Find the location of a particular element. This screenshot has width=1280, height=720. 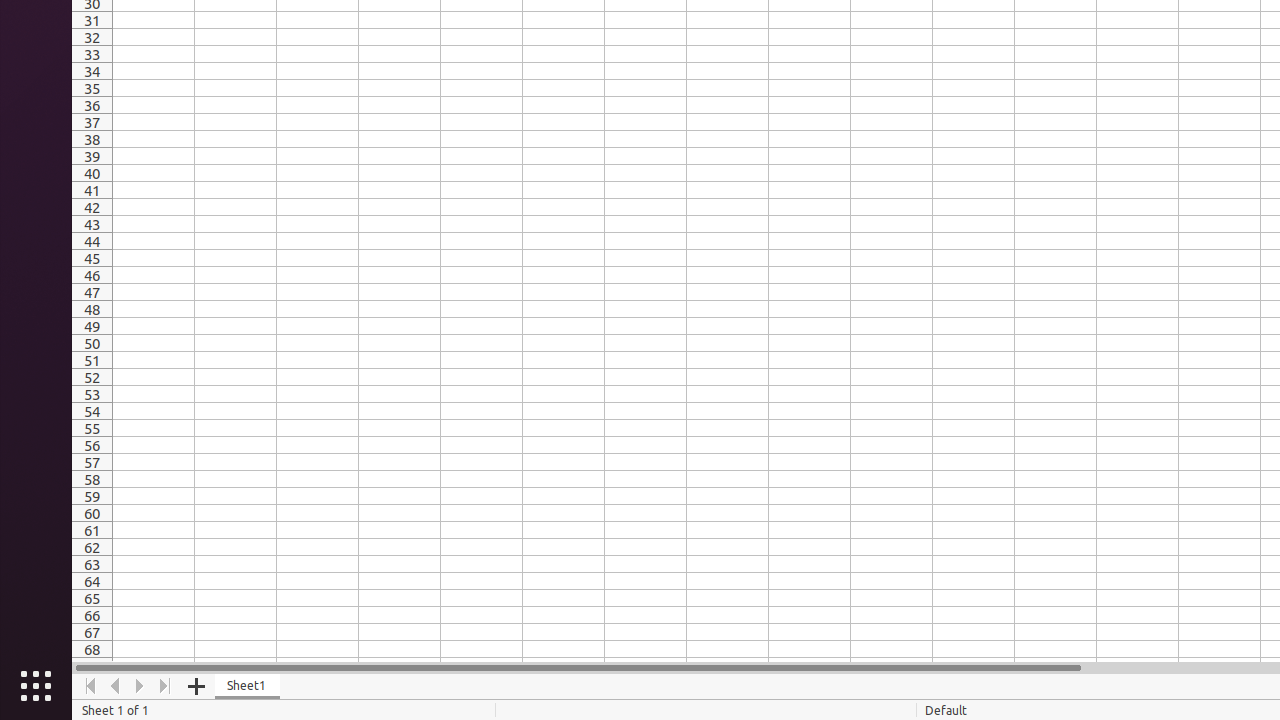

'Move Left' is located at coordinates (114, 685).